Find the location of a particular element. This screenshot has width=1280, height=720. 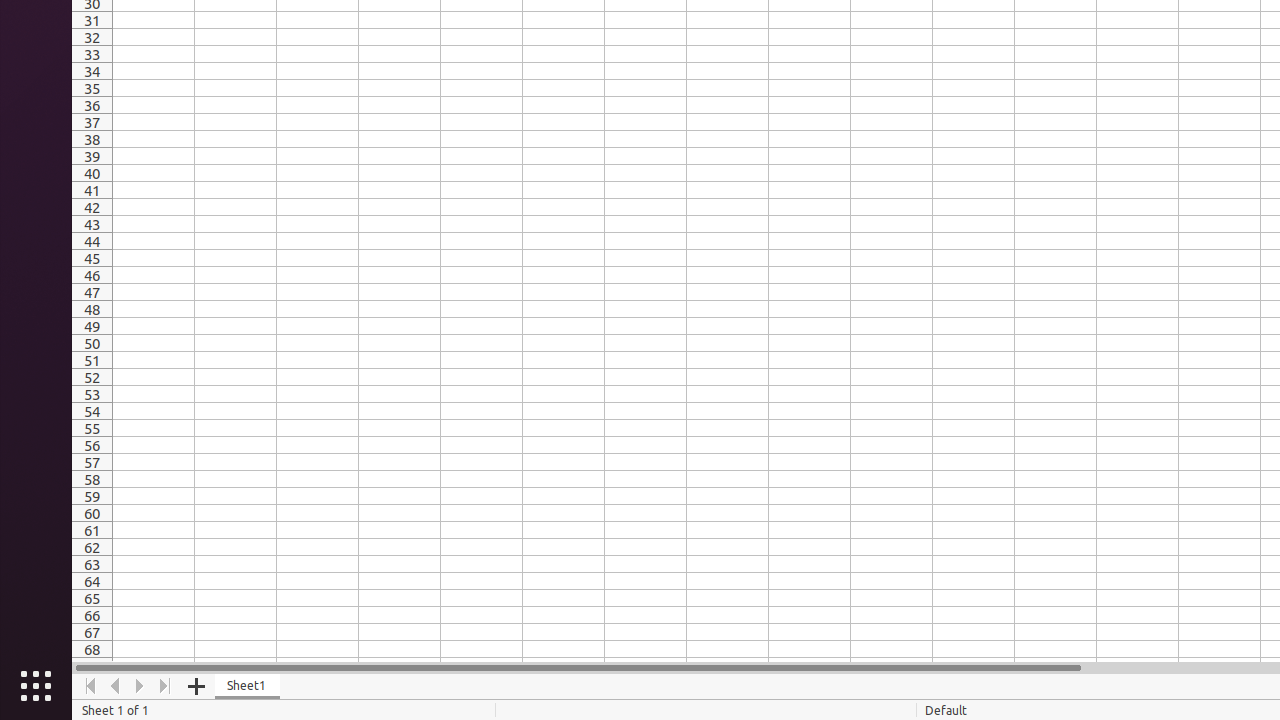

'Move Left' is located at coordinates (114, 685).